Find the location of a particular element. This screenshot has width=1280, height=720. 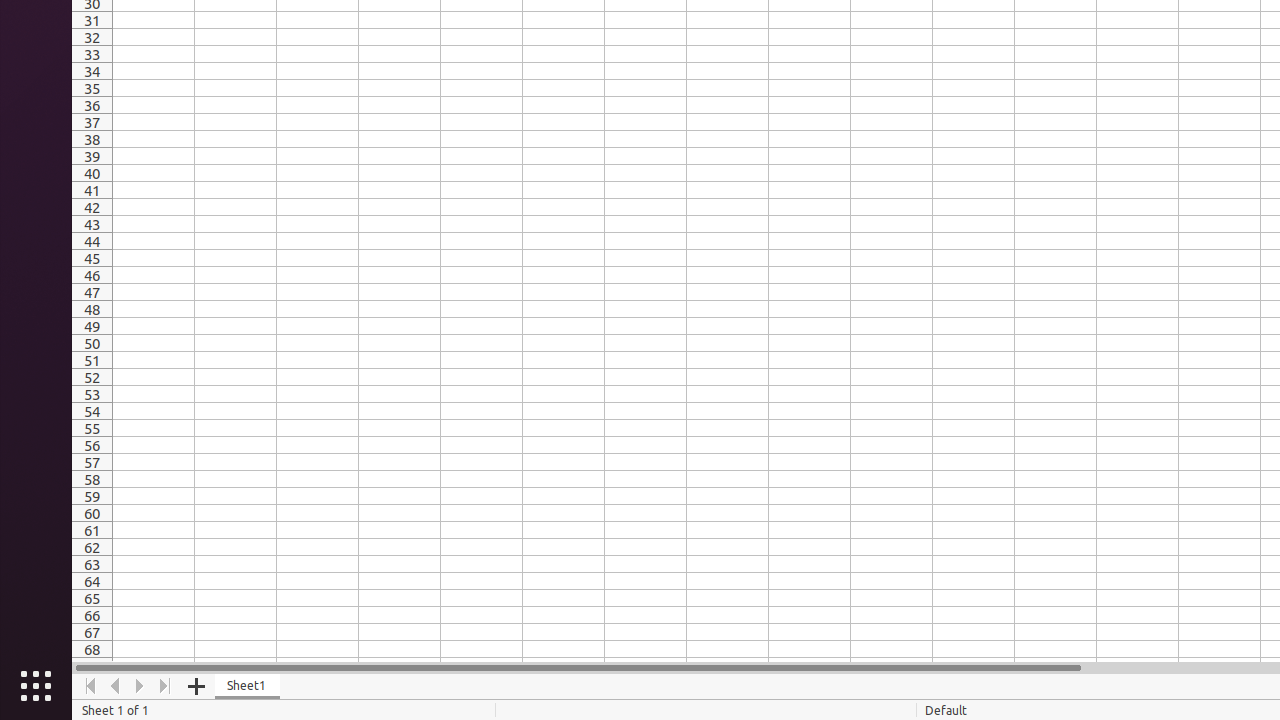

'Move Left' is located at coordinates (114, 685).